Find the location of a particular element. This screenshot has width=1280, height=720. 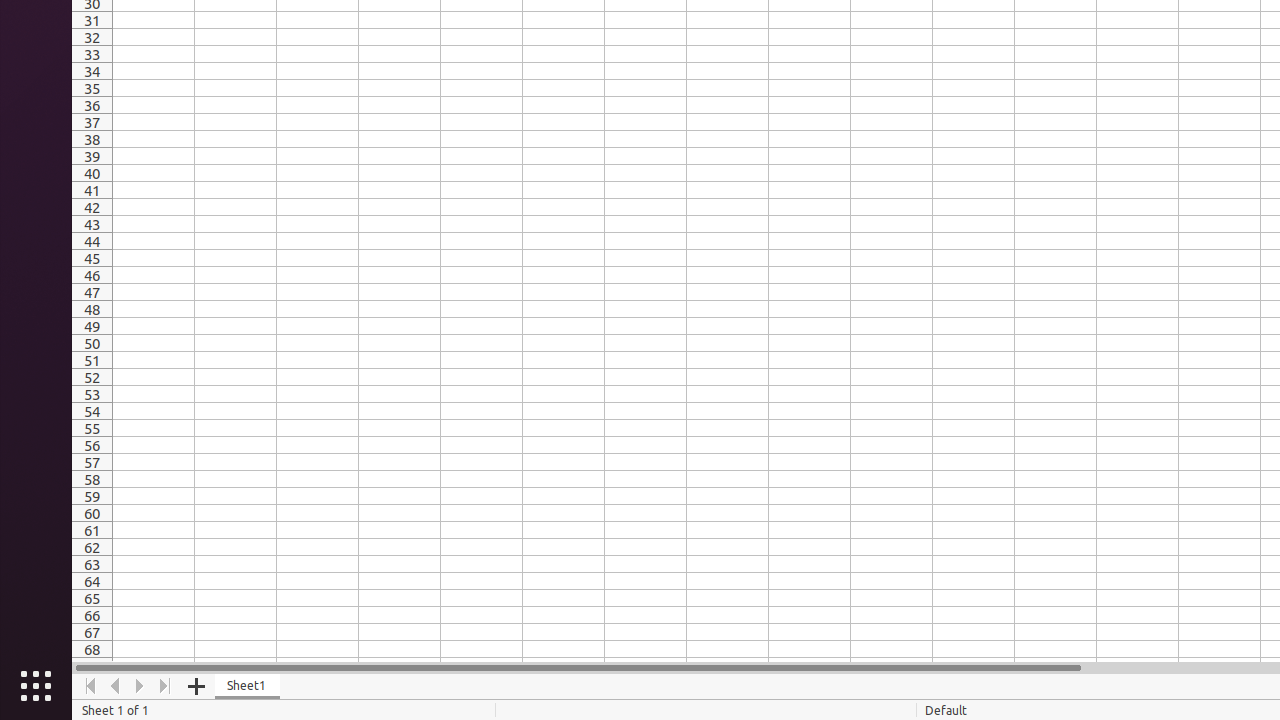

'Move Left' is located at coordinates (114, 685).